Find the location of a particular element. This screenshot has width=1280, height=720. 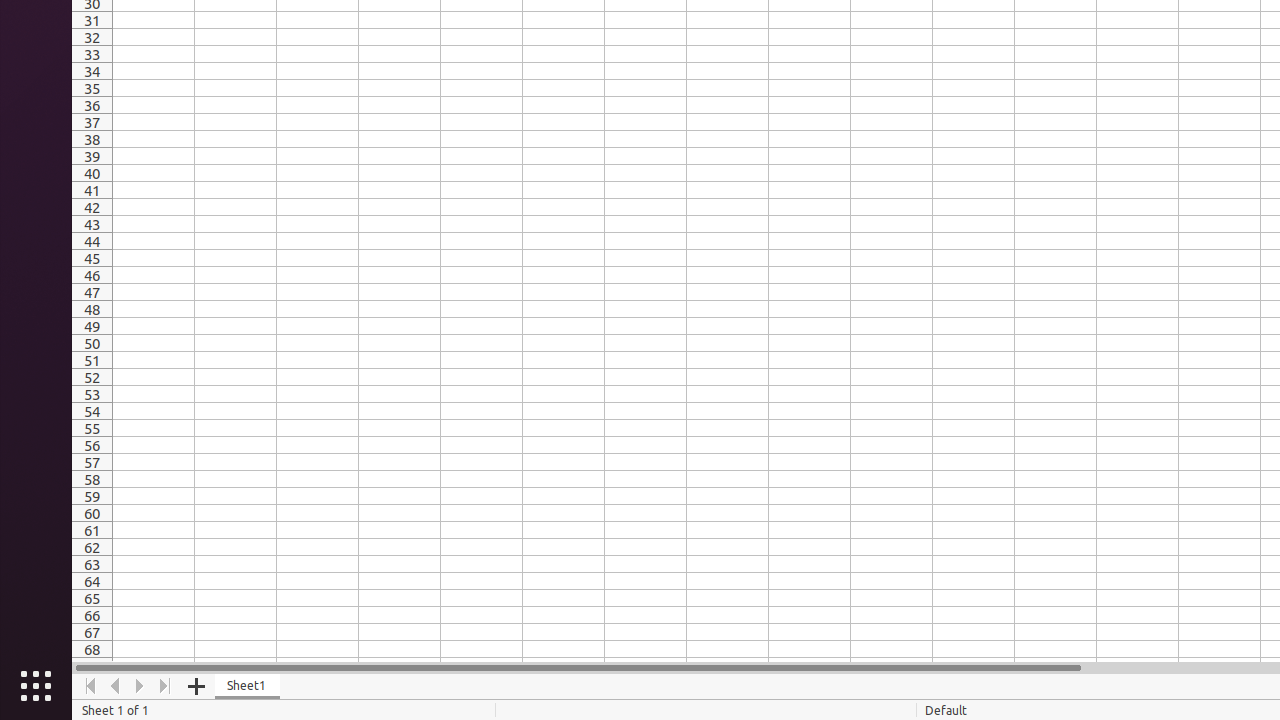

'Move Left' is located at coordinates (114, 685).